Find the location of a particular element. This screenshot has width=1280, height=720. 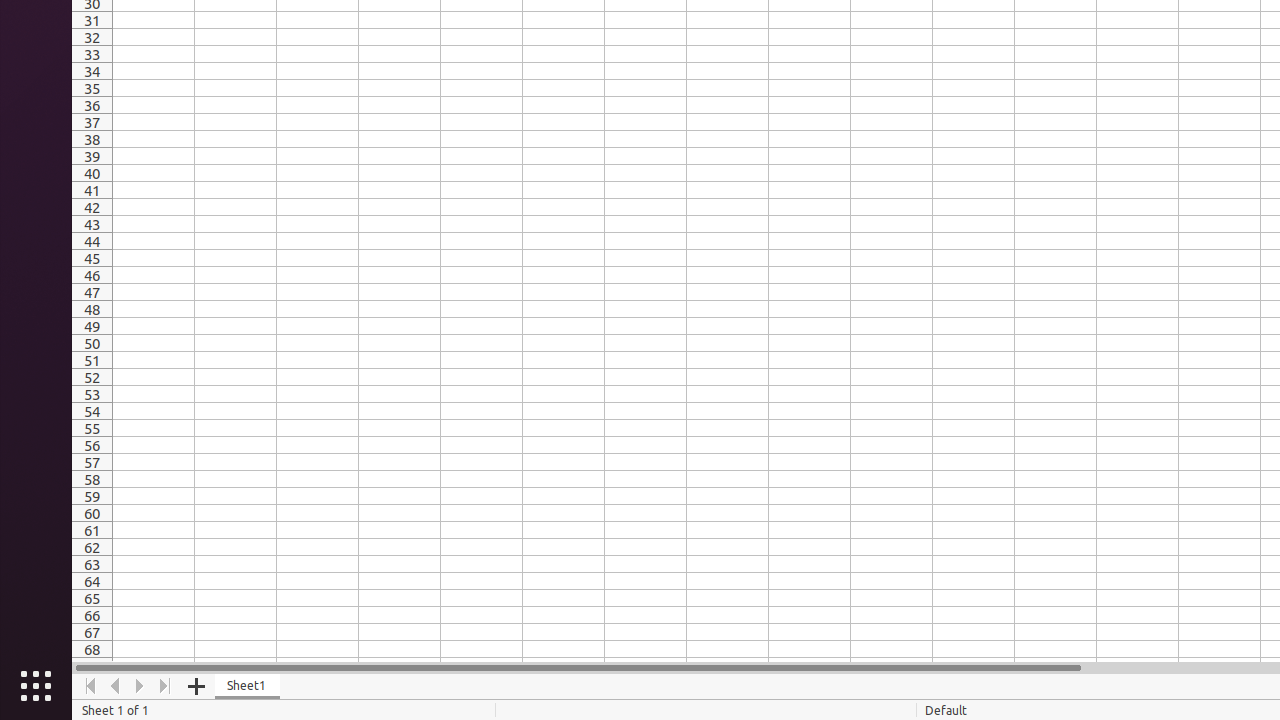

'Move Left' is located at coordinates (114, 685).